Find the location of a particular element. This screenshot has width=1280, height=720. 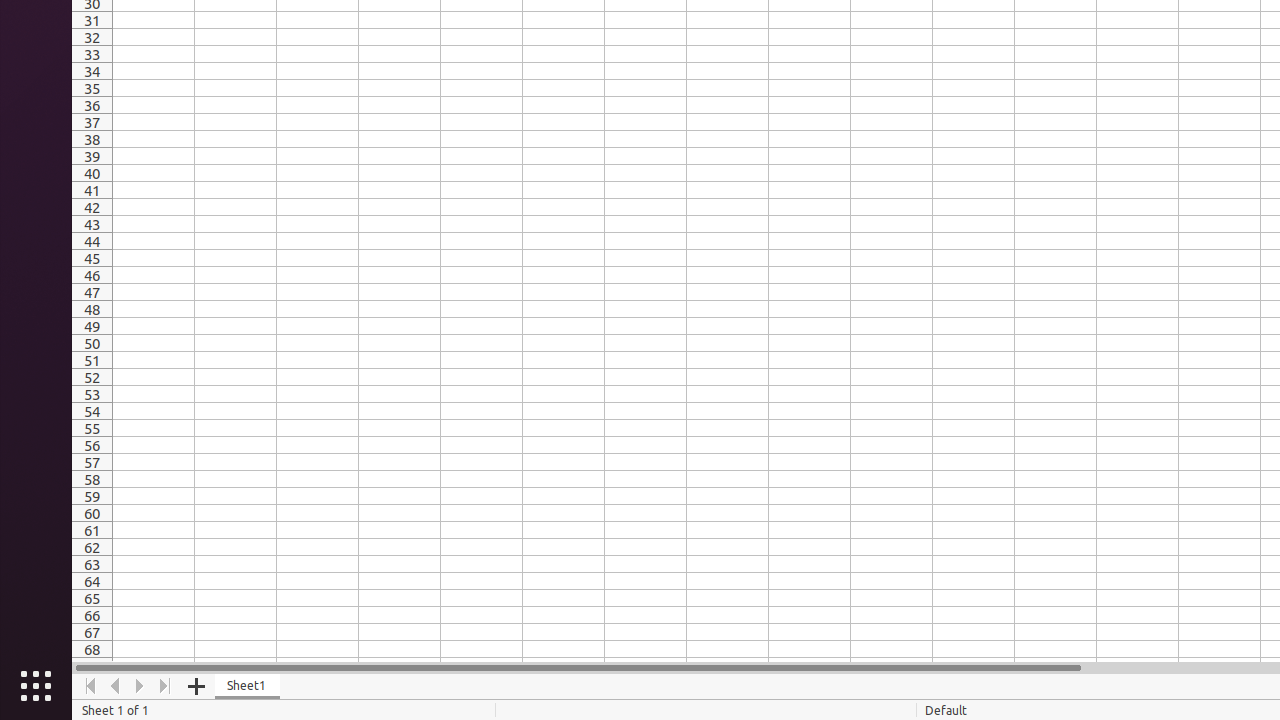

'Move Left' is located at coordinates (114, 685).